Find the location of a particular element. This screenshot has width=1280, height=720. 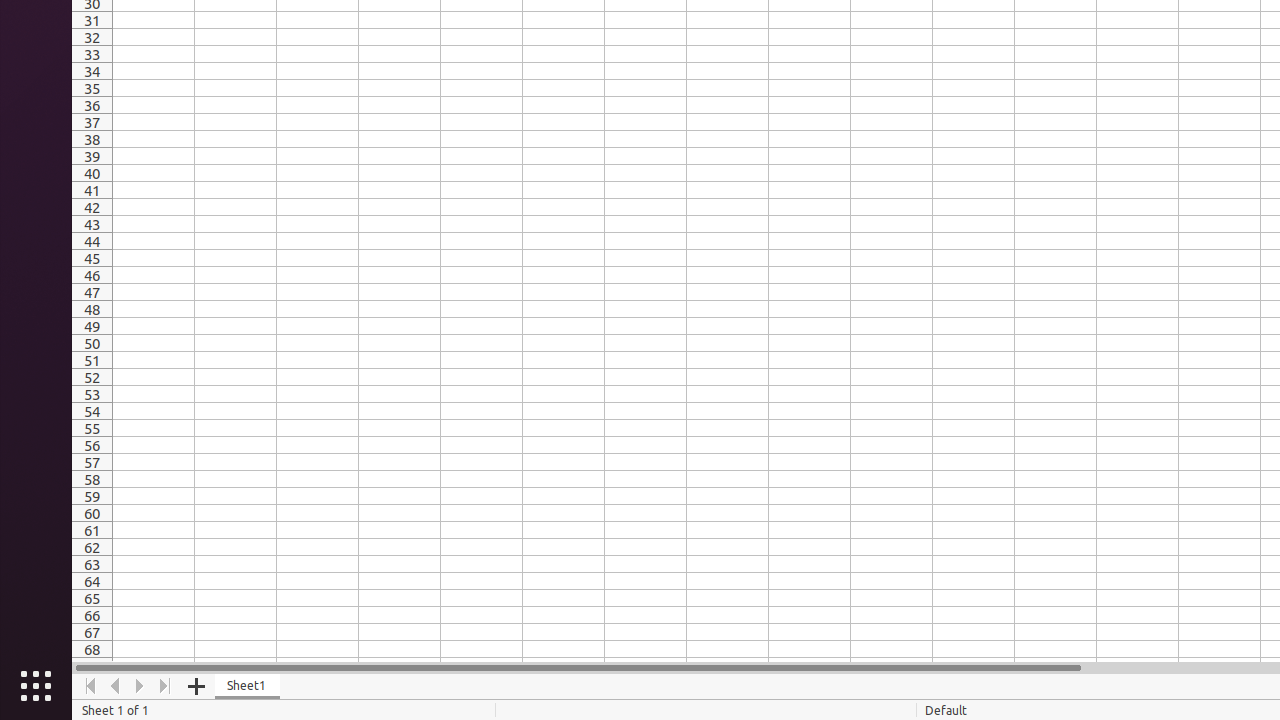

'Move Left' is located at coordinates (114, 685).